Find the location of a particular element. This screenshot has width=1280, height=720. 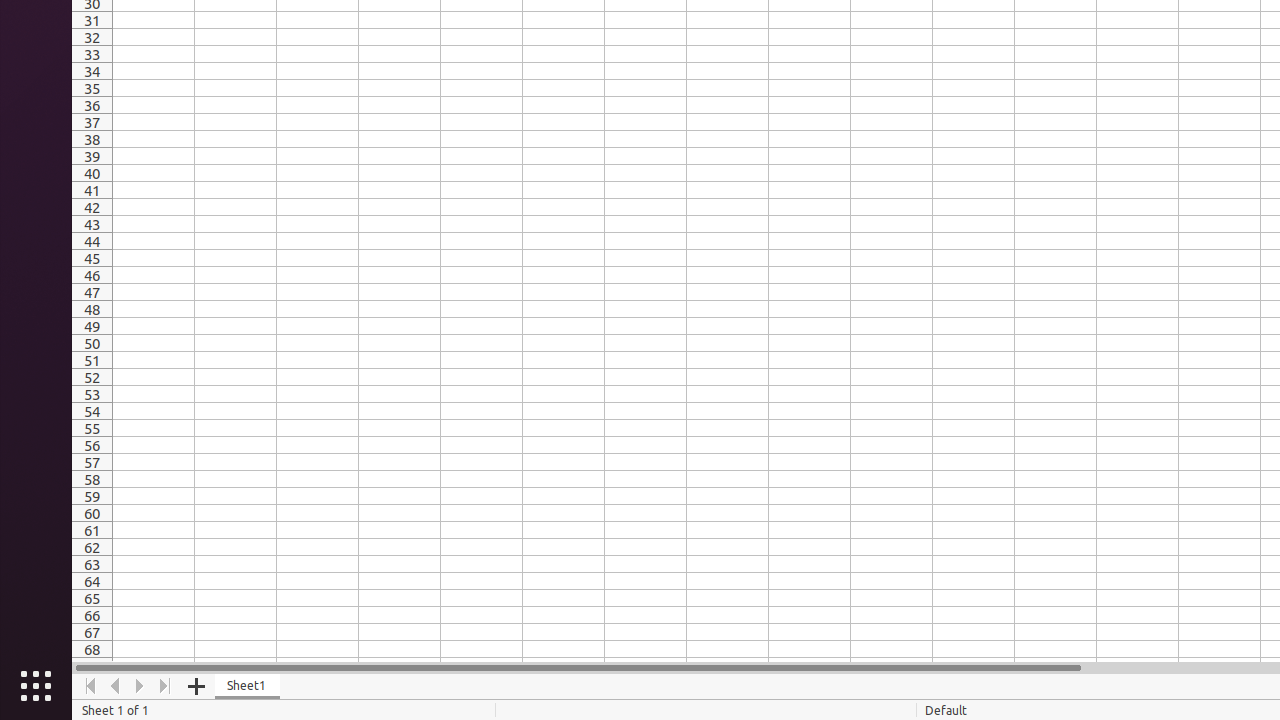

'Move Left' is located at coordinates (114, 685).